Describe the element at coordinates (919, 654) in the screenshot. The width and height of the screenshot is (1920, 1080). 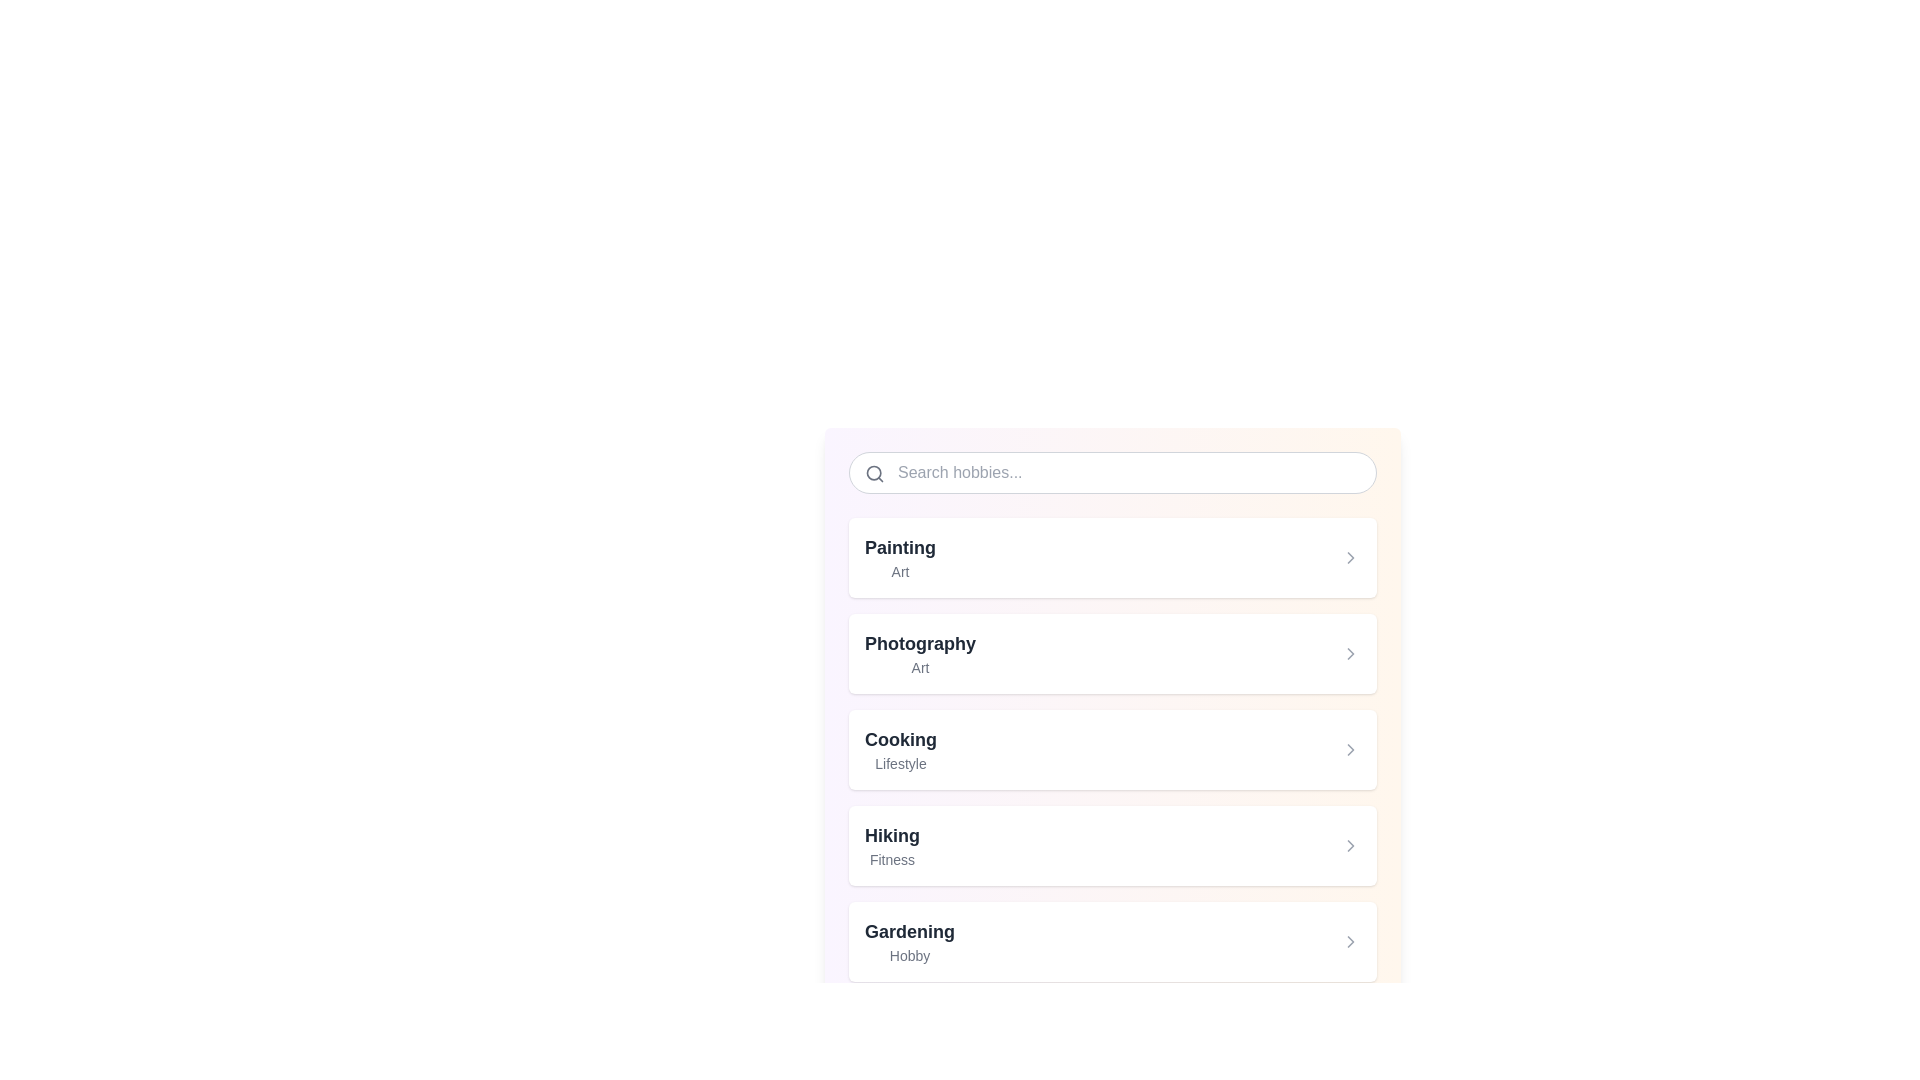
I see `the second list item labeled 'Photography' in the vertical list` at that location.